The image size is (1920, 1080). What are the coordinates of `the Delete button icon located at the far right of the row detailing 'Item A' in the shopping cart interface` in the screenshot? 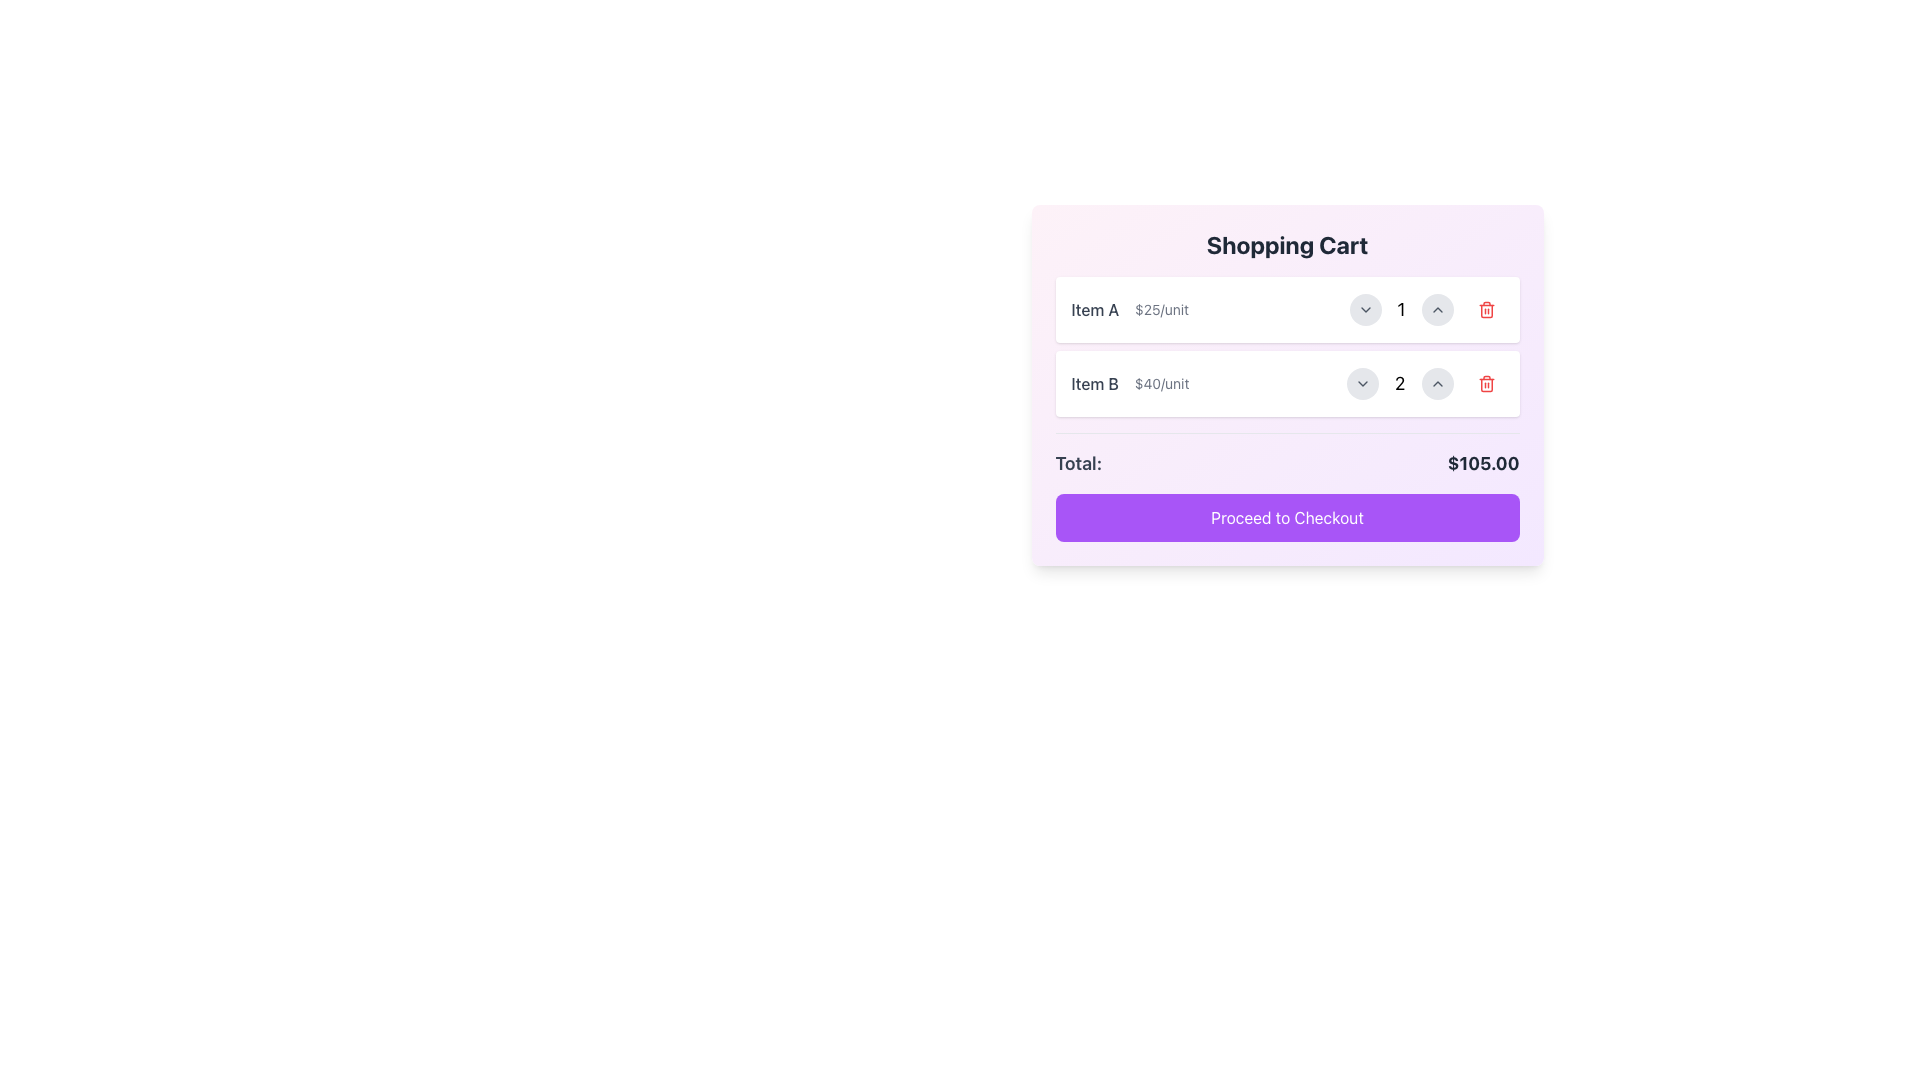 It's located at (1486, 309).